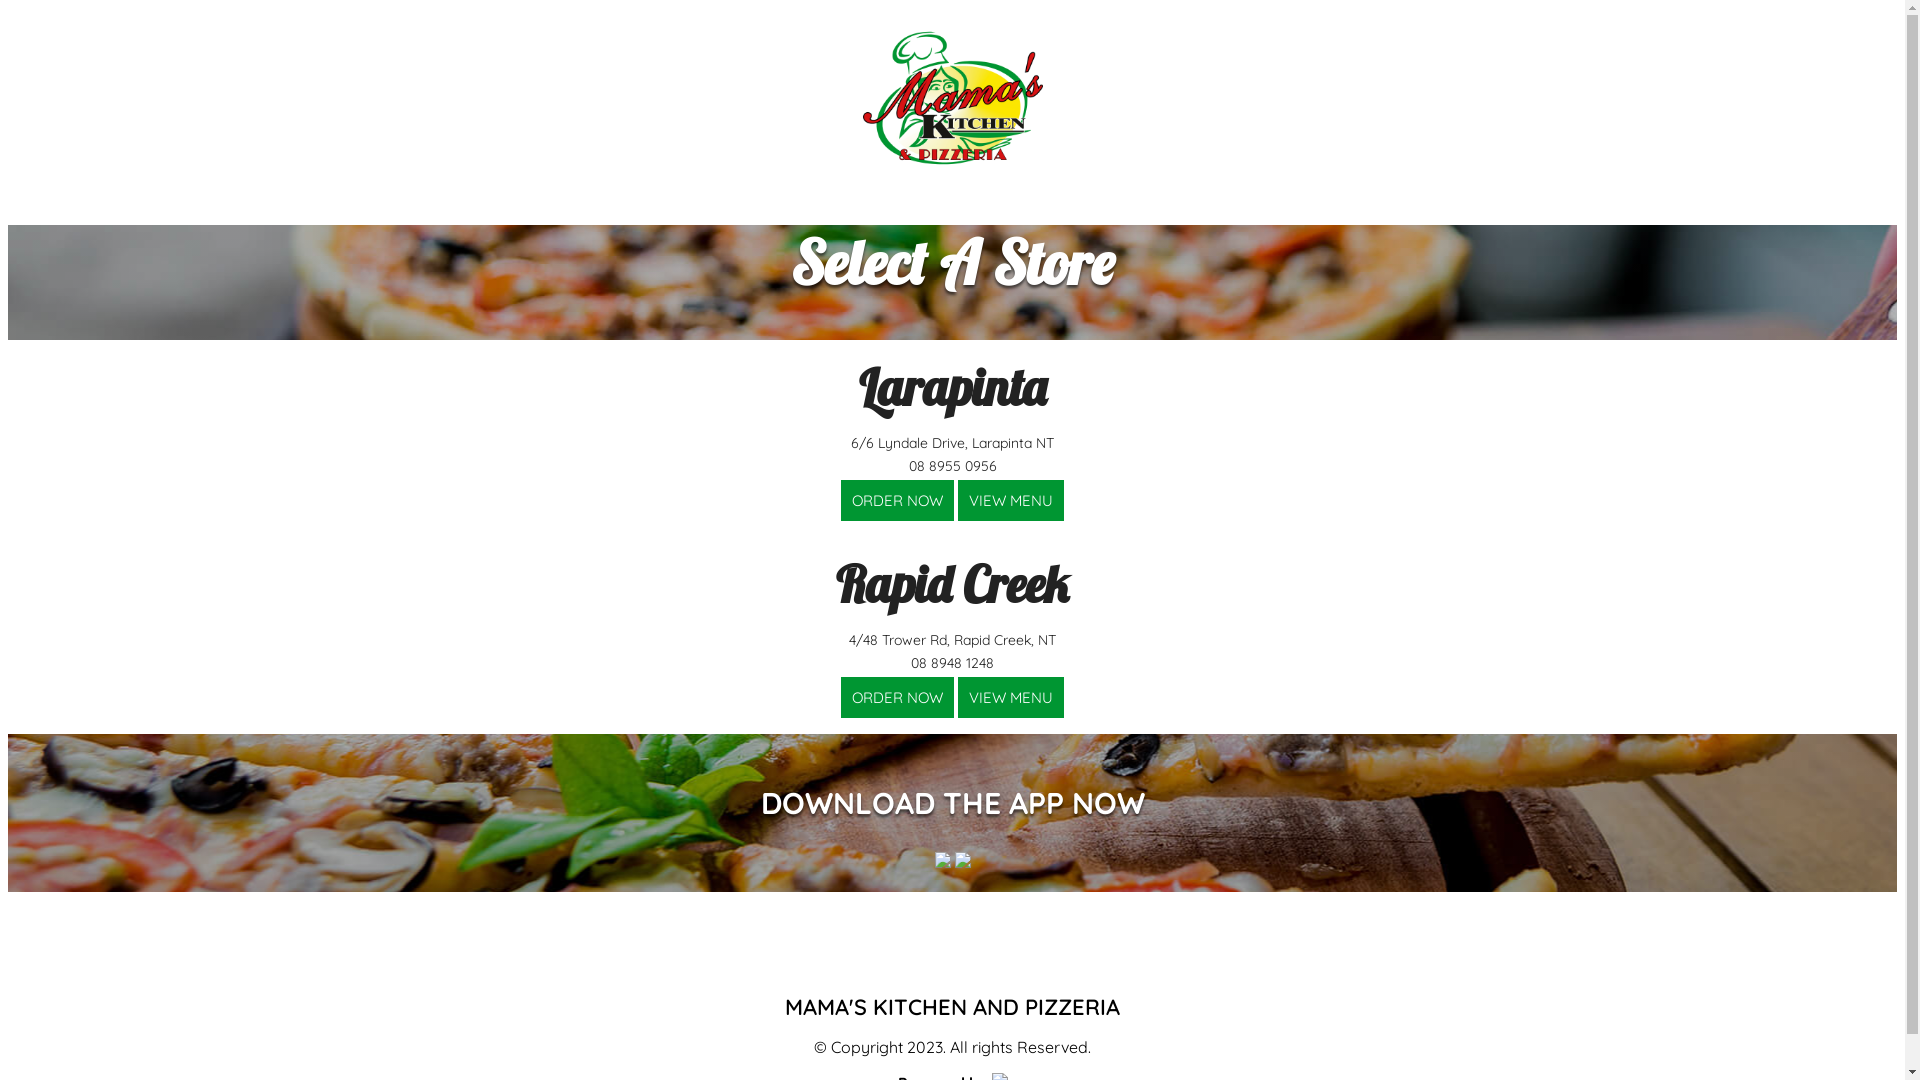  What do you see at coordinates (896, 499) in the screenshot?
I see `'ORDER NOW'` at bounding box center [896, 499].